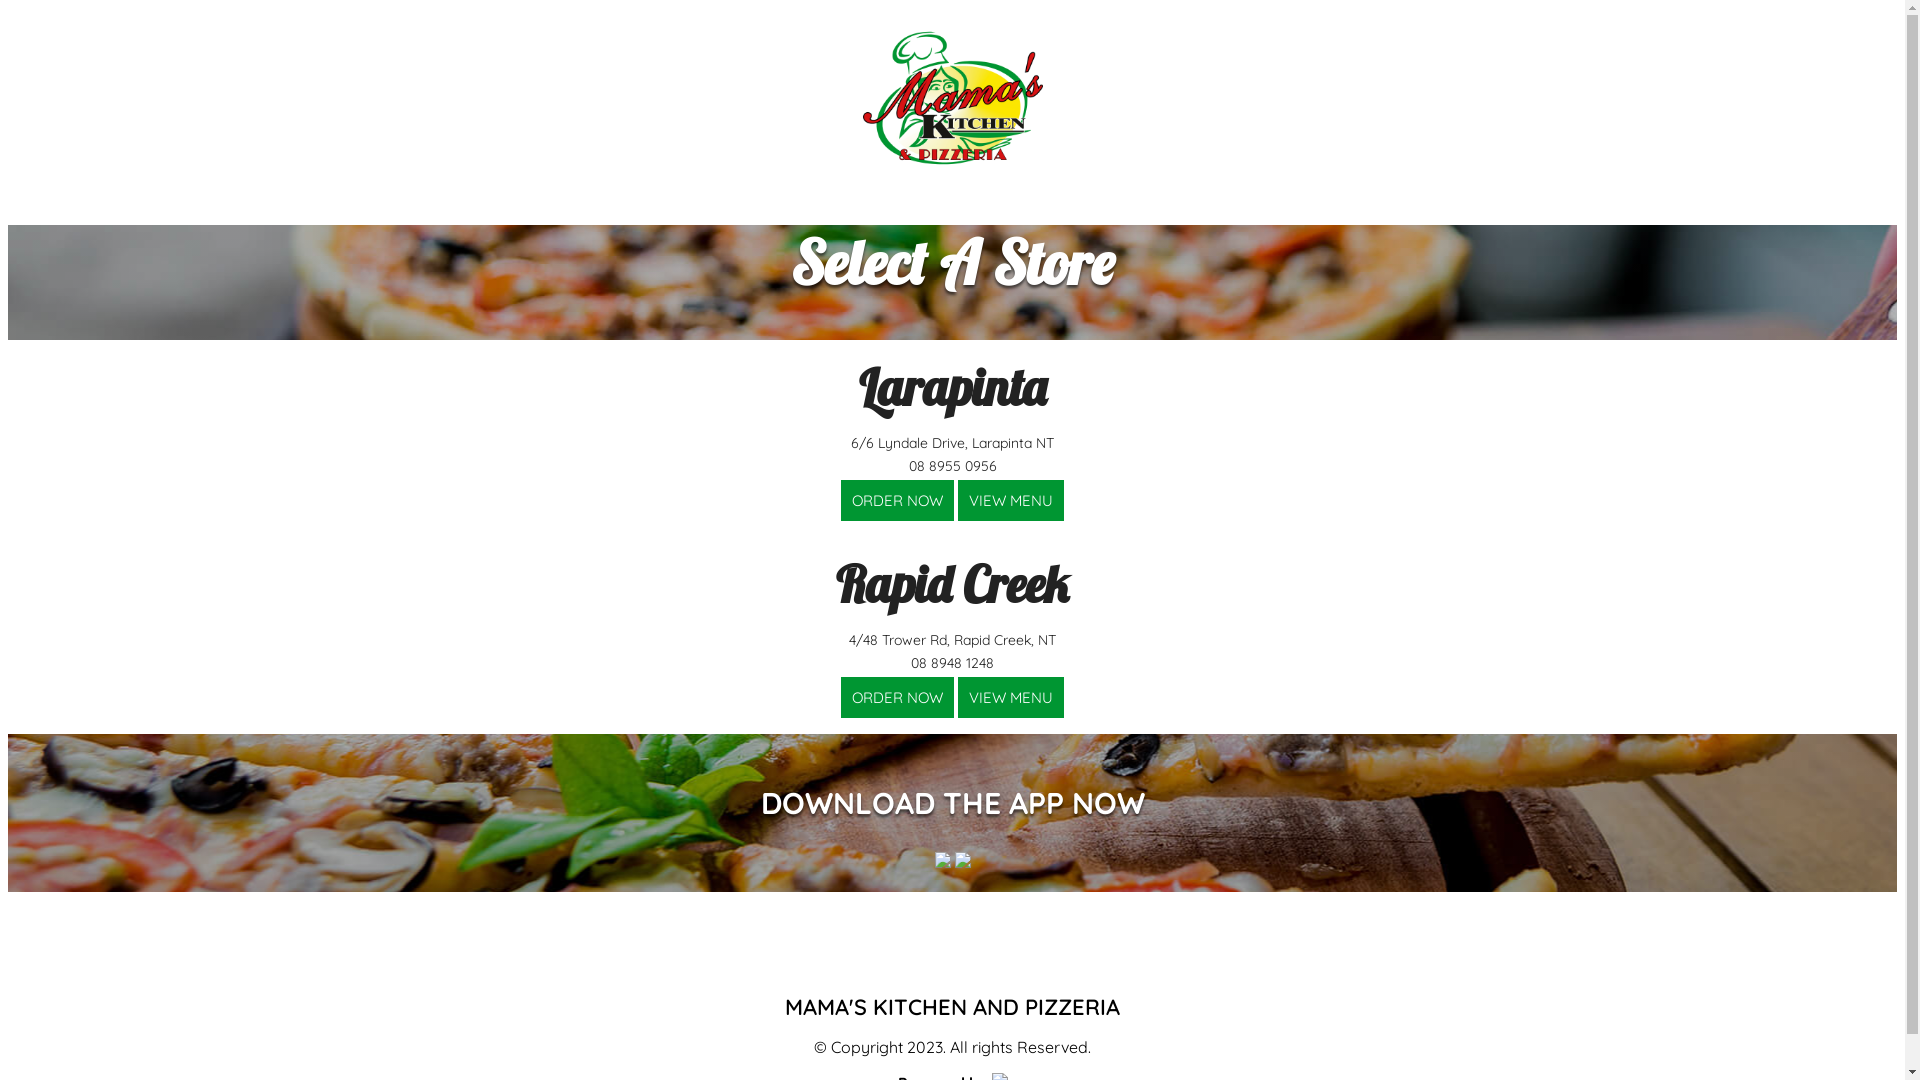  What do you see at coordinates (896, 499) in the screenshot?
I see `'ORDER NOW'` at bounding box center [896, 499].